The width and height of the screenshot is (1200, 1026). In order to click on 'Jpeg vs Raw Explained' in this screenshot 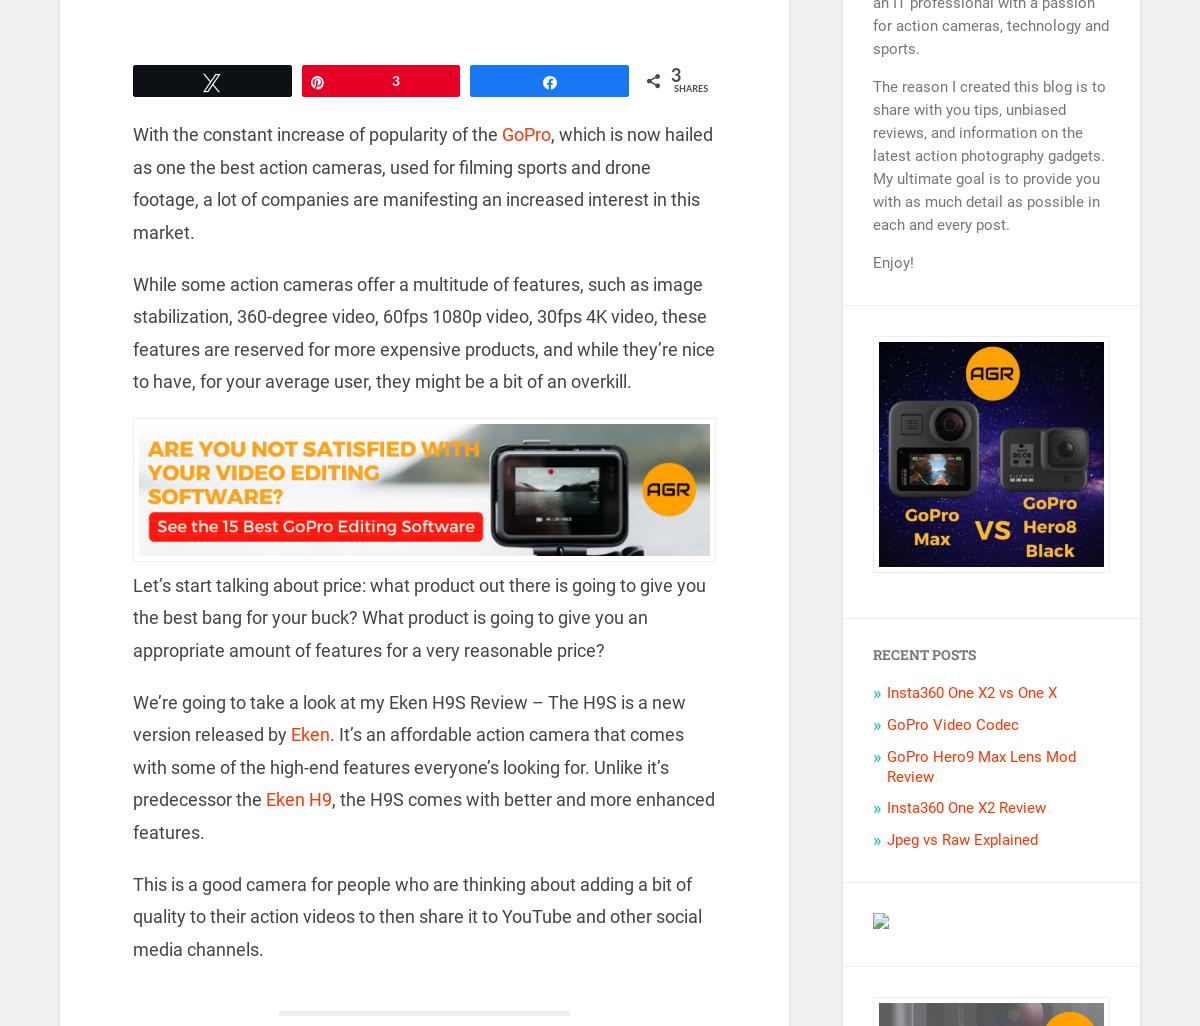, I will do `click(962, 839)`.